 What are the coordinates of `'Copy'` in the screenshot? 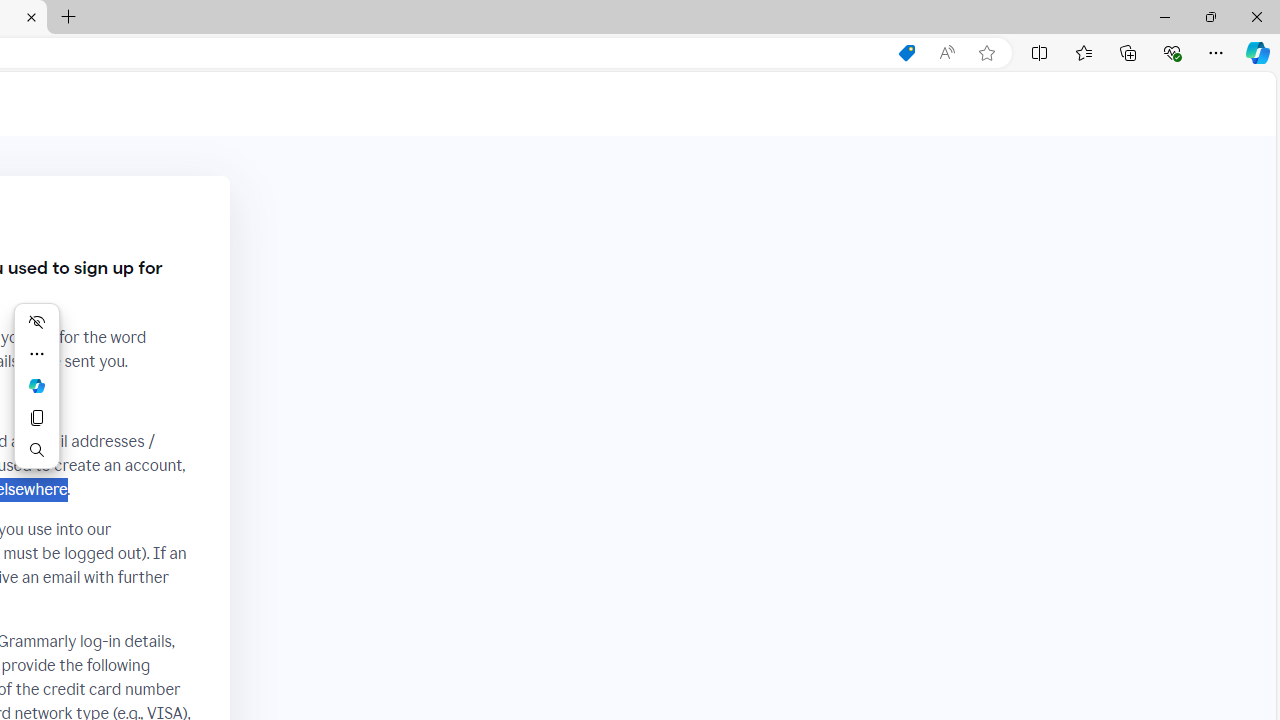 It's located at (37, 416).